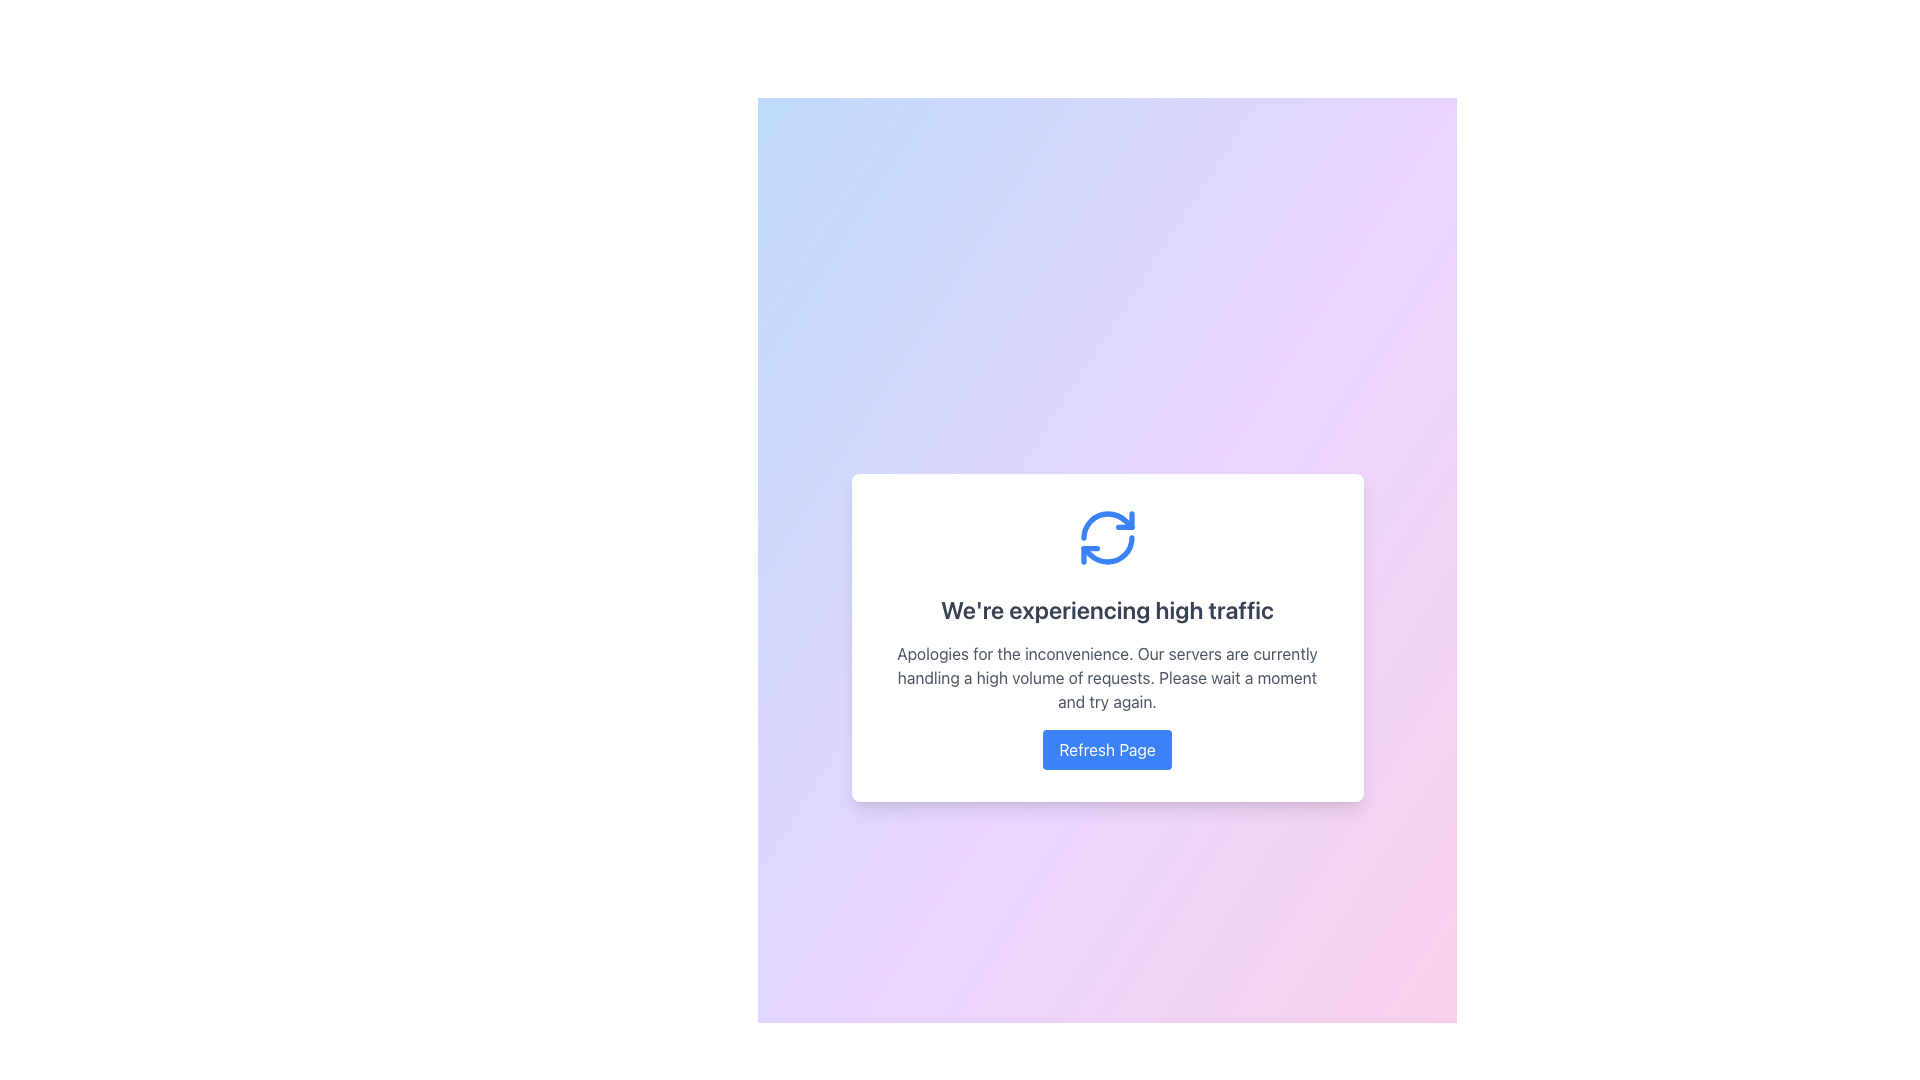 This screenshot has width=1920, height=1080. What do you see at coordinates (1106, 677) in the screenshot?
I see `the static text displaying the message: 'Apologies for the inconvenience. Our servers are currently handling a high volume of requests. Please wait a moment and try again.', which is centrally aligned below the heading 'We're experiencing high traffic'` at bounding box center [1106, 677].